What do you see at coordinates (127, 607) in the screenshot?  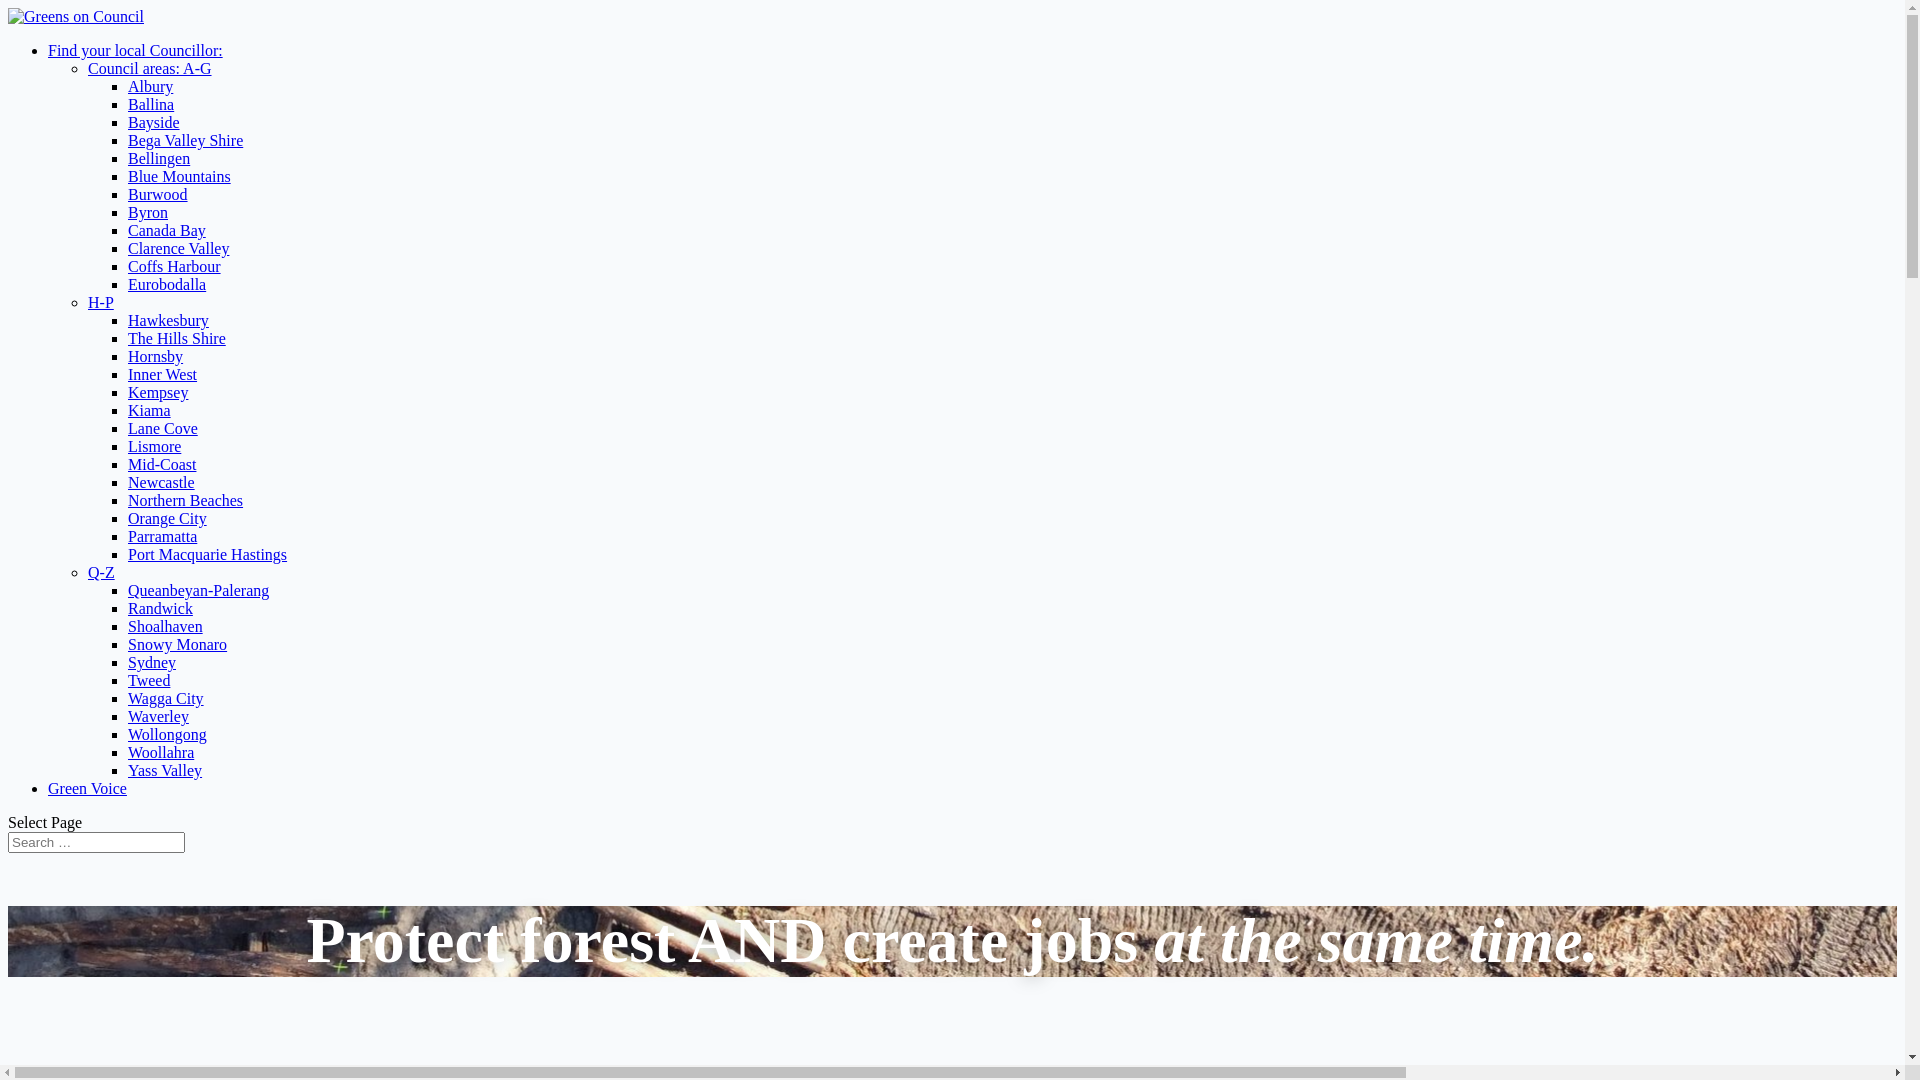 I see `'Randwick'` at bounding box center [127, 607].